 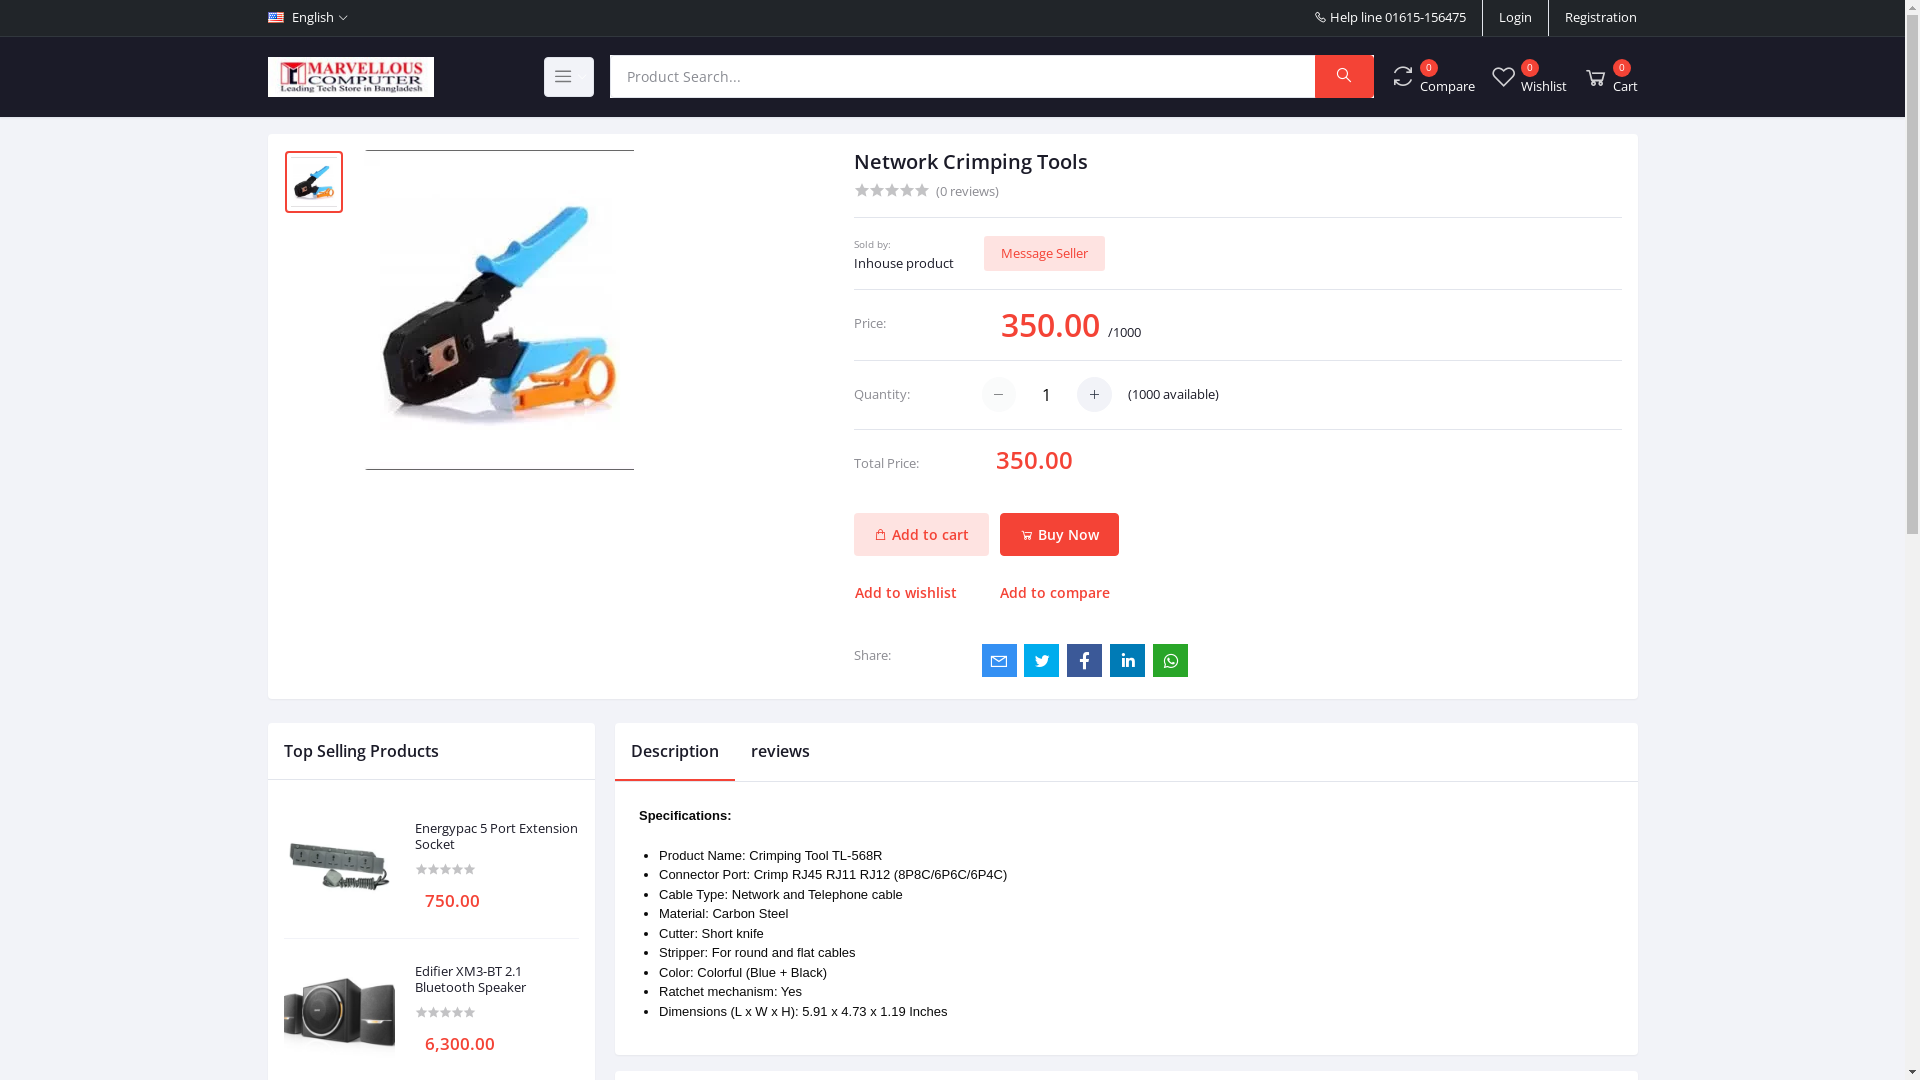 What do you see at coordinates (1389, 75) in the screenshot?
I see `'0` at bounding box center [1389, 75].